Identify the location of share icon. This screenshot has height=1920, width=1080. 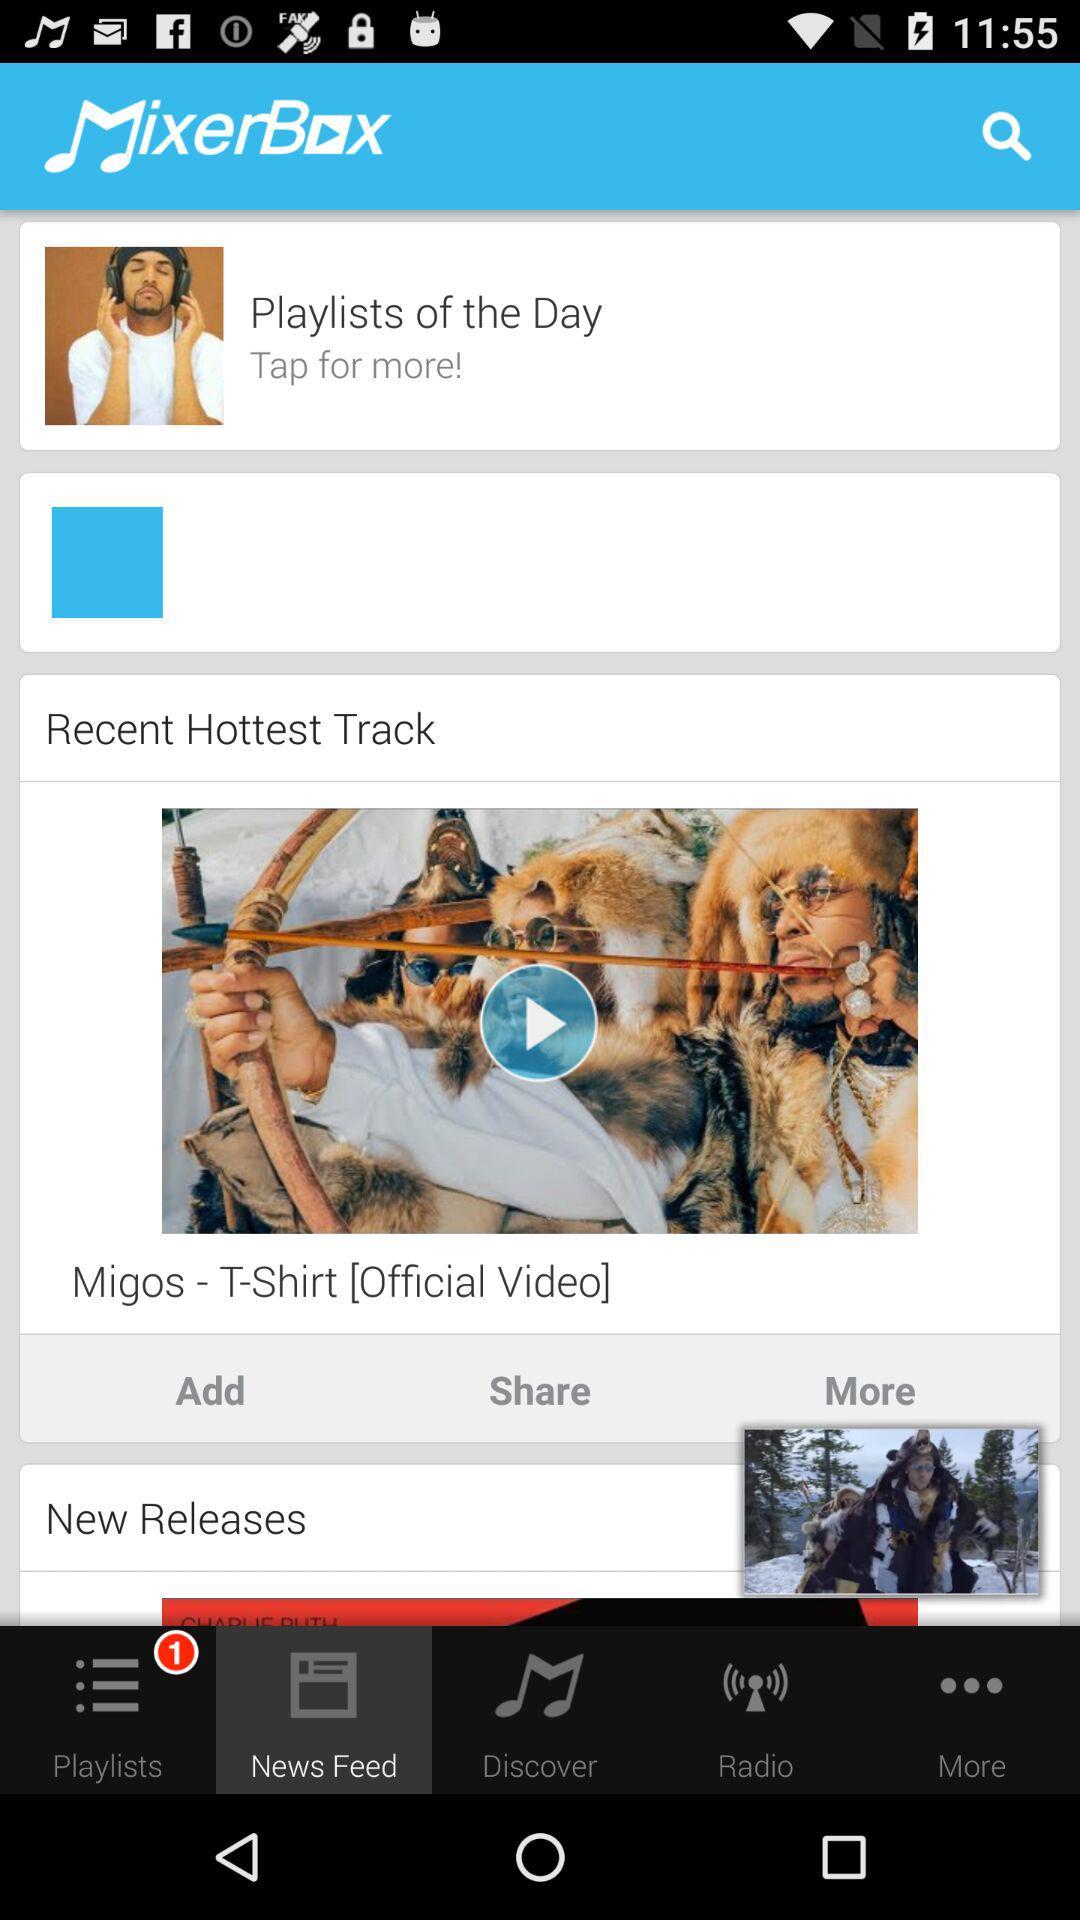
(540, 1388).